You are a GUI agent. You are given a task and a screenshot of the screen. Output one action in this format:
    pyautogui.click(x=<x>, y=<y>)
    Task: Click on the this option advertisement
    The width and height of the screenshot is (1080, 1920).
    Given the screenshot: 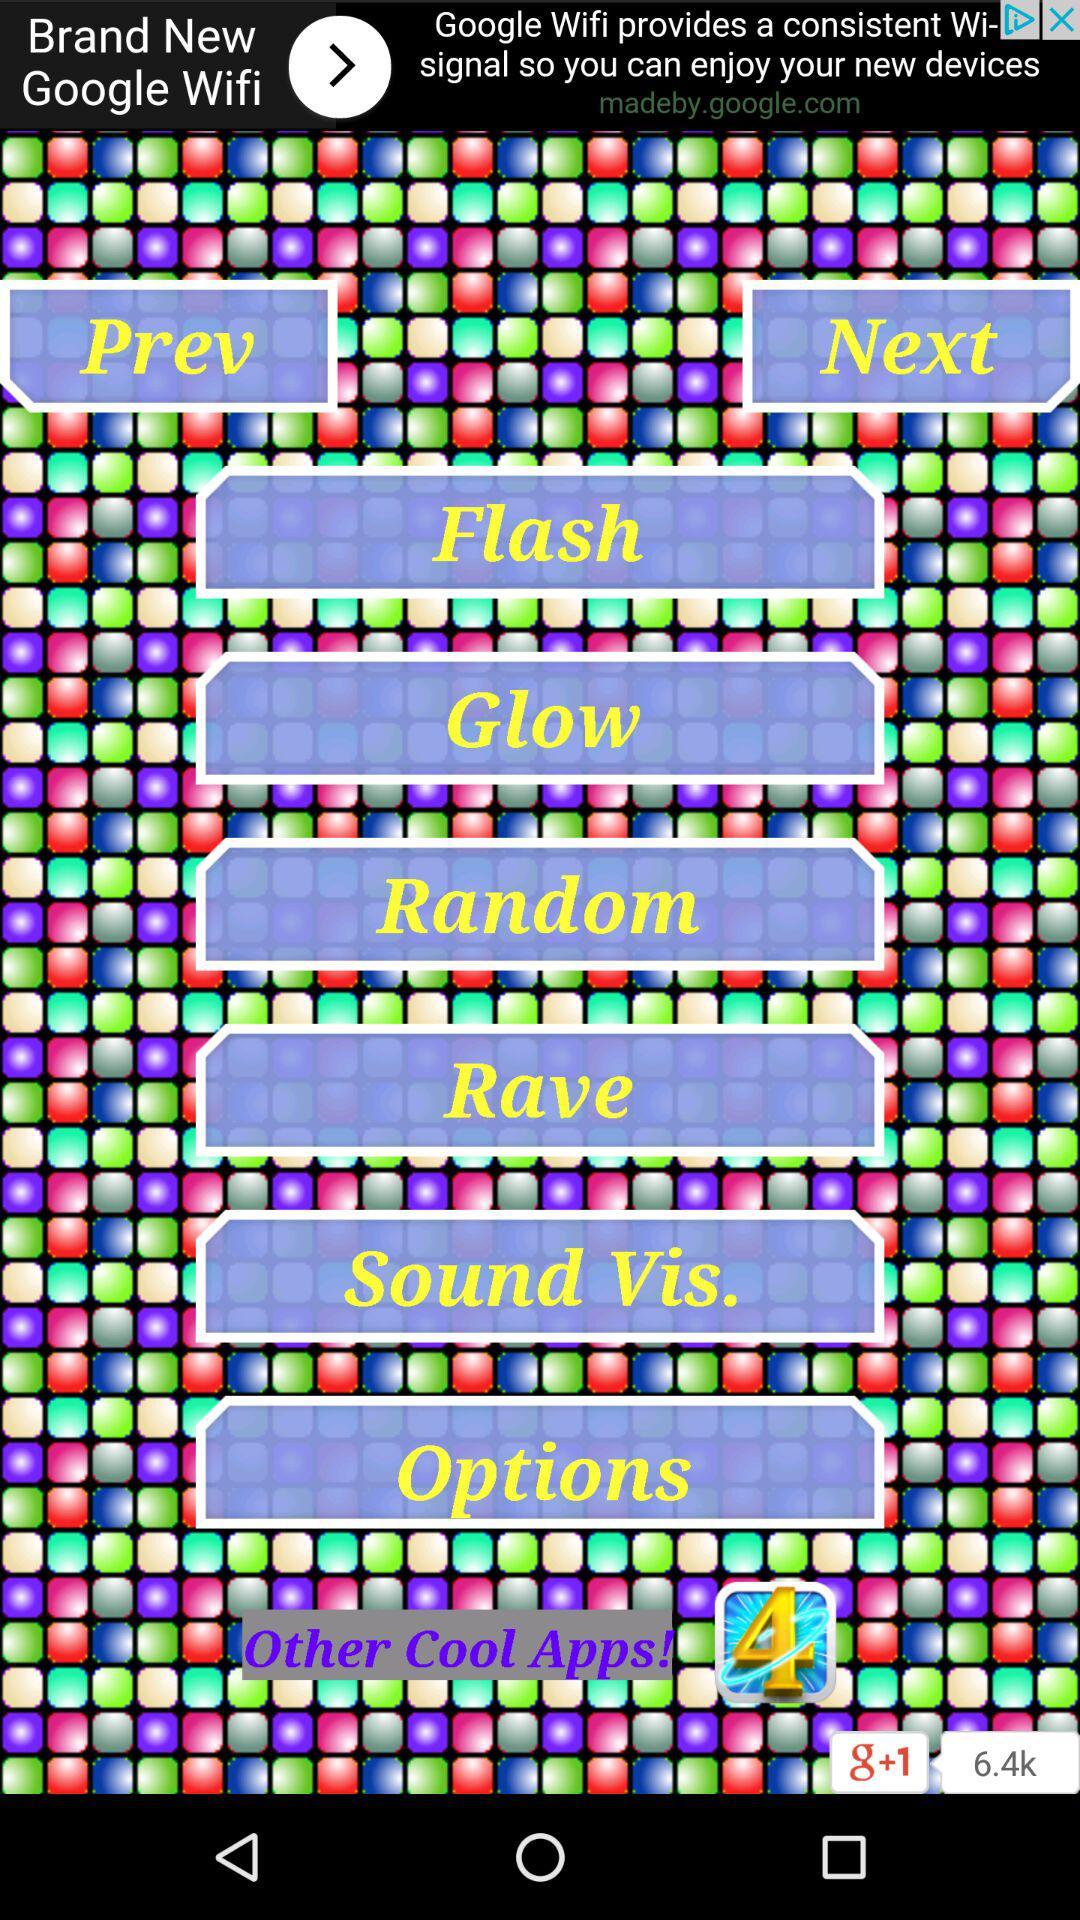 What is the action you would take?
    pyautogui.click(x=540, y=65)
    